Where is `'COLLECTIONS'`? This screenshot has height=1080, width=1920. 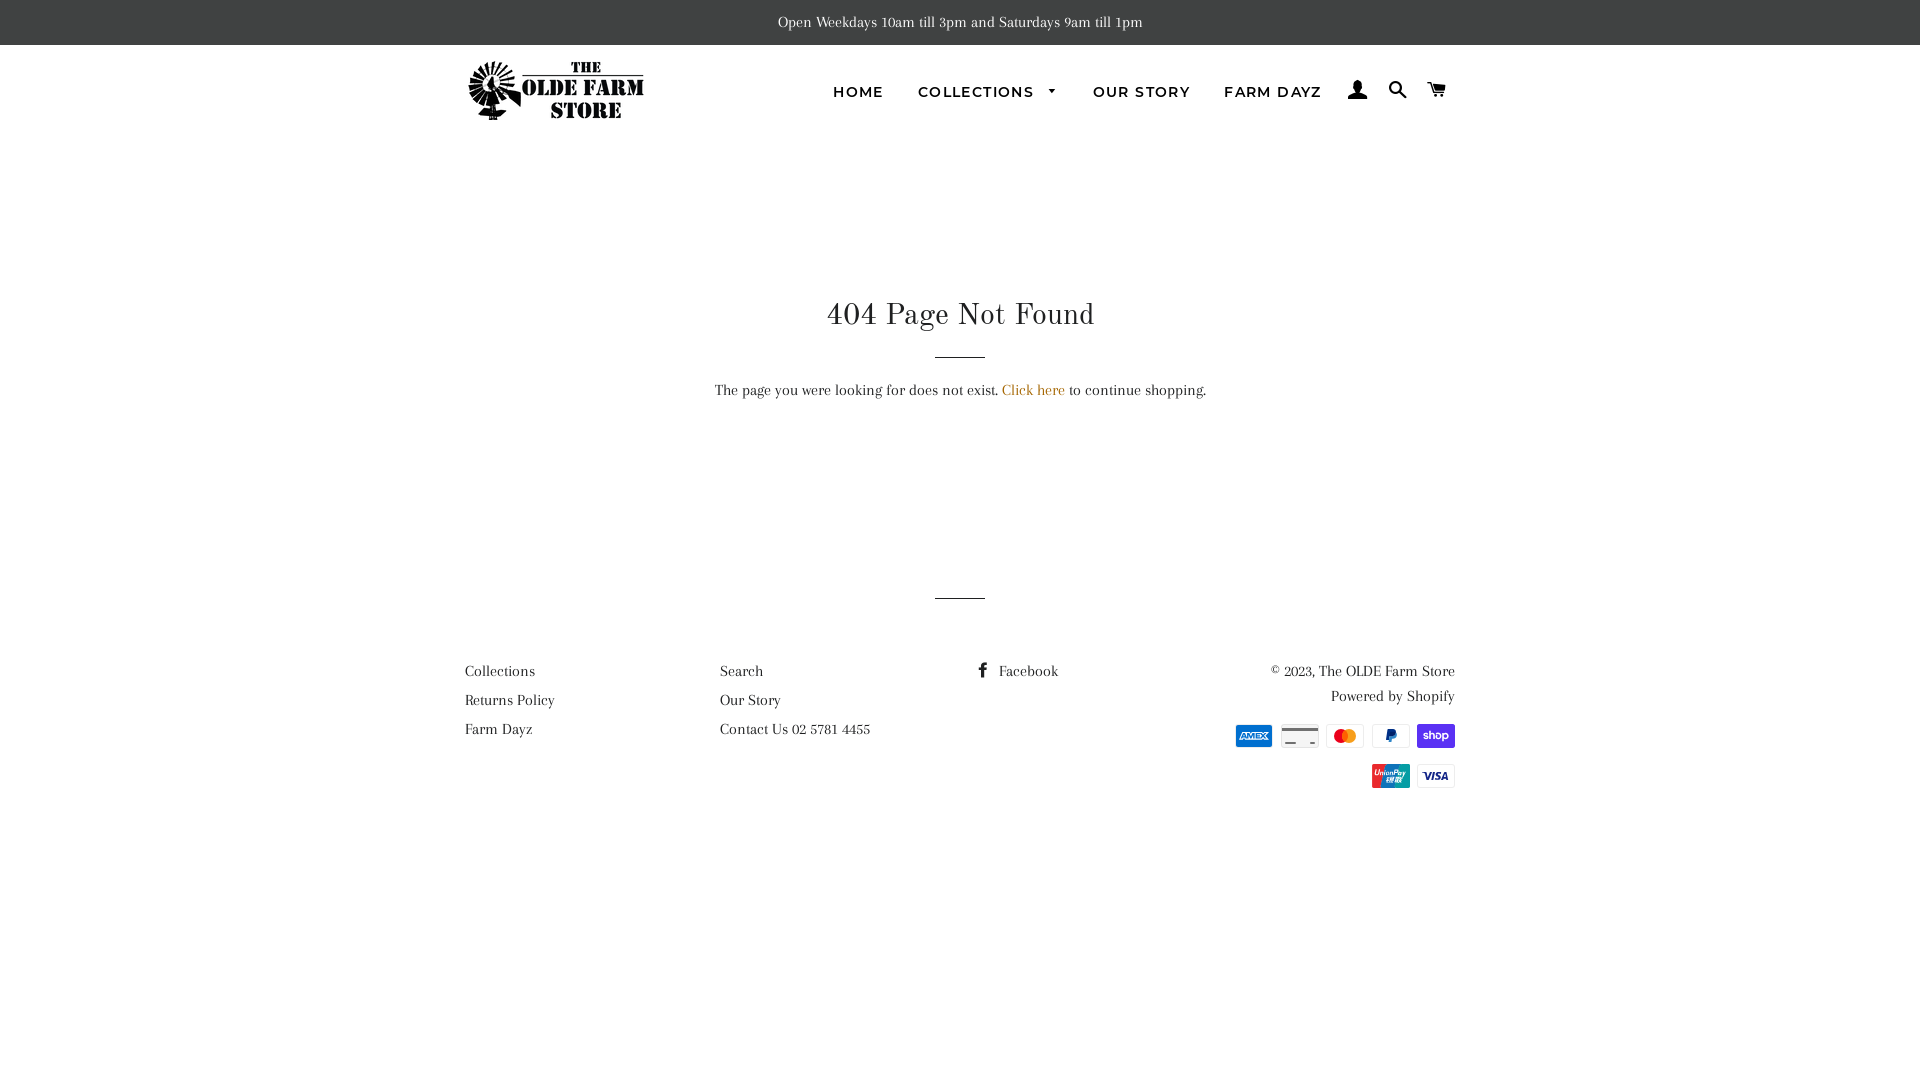 'COLLECTIONS' is located at coordinates (988, 92).